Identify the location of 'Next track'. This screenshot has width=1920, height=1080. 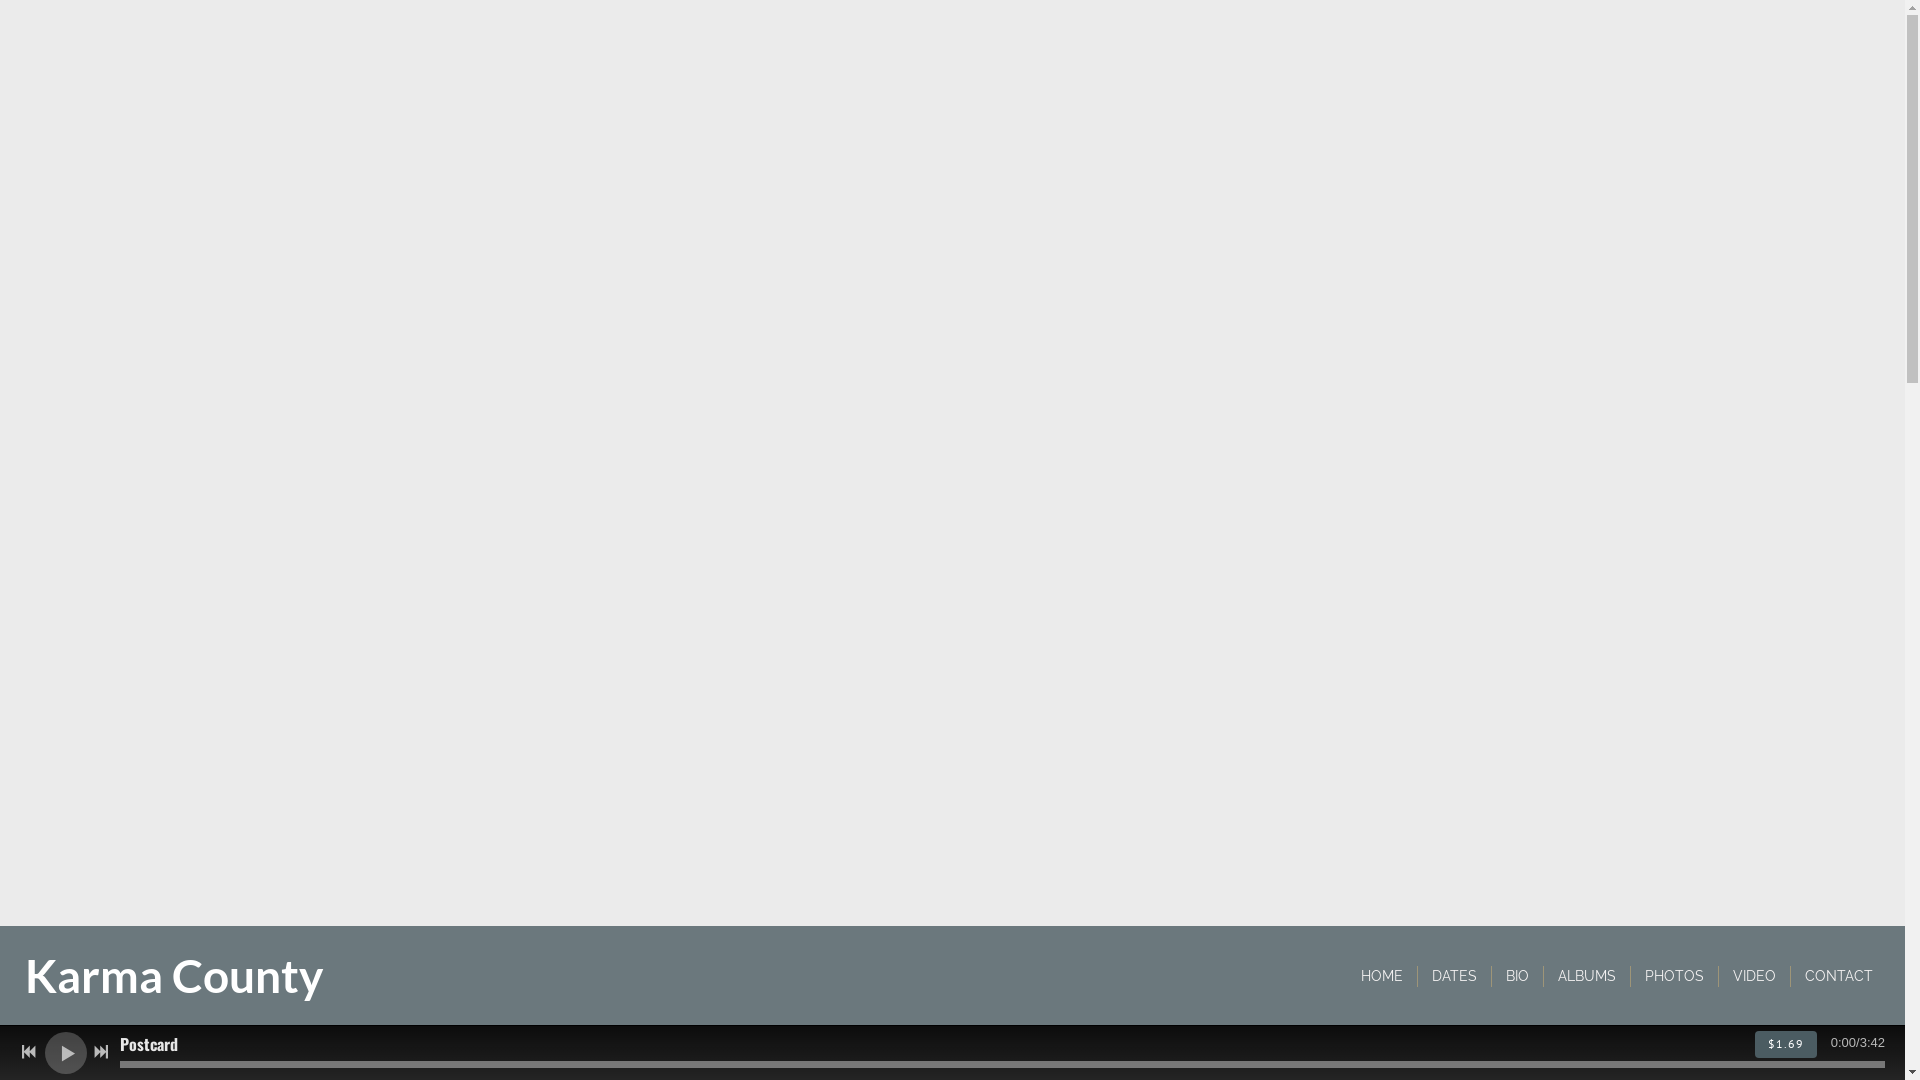
(99, 1051).